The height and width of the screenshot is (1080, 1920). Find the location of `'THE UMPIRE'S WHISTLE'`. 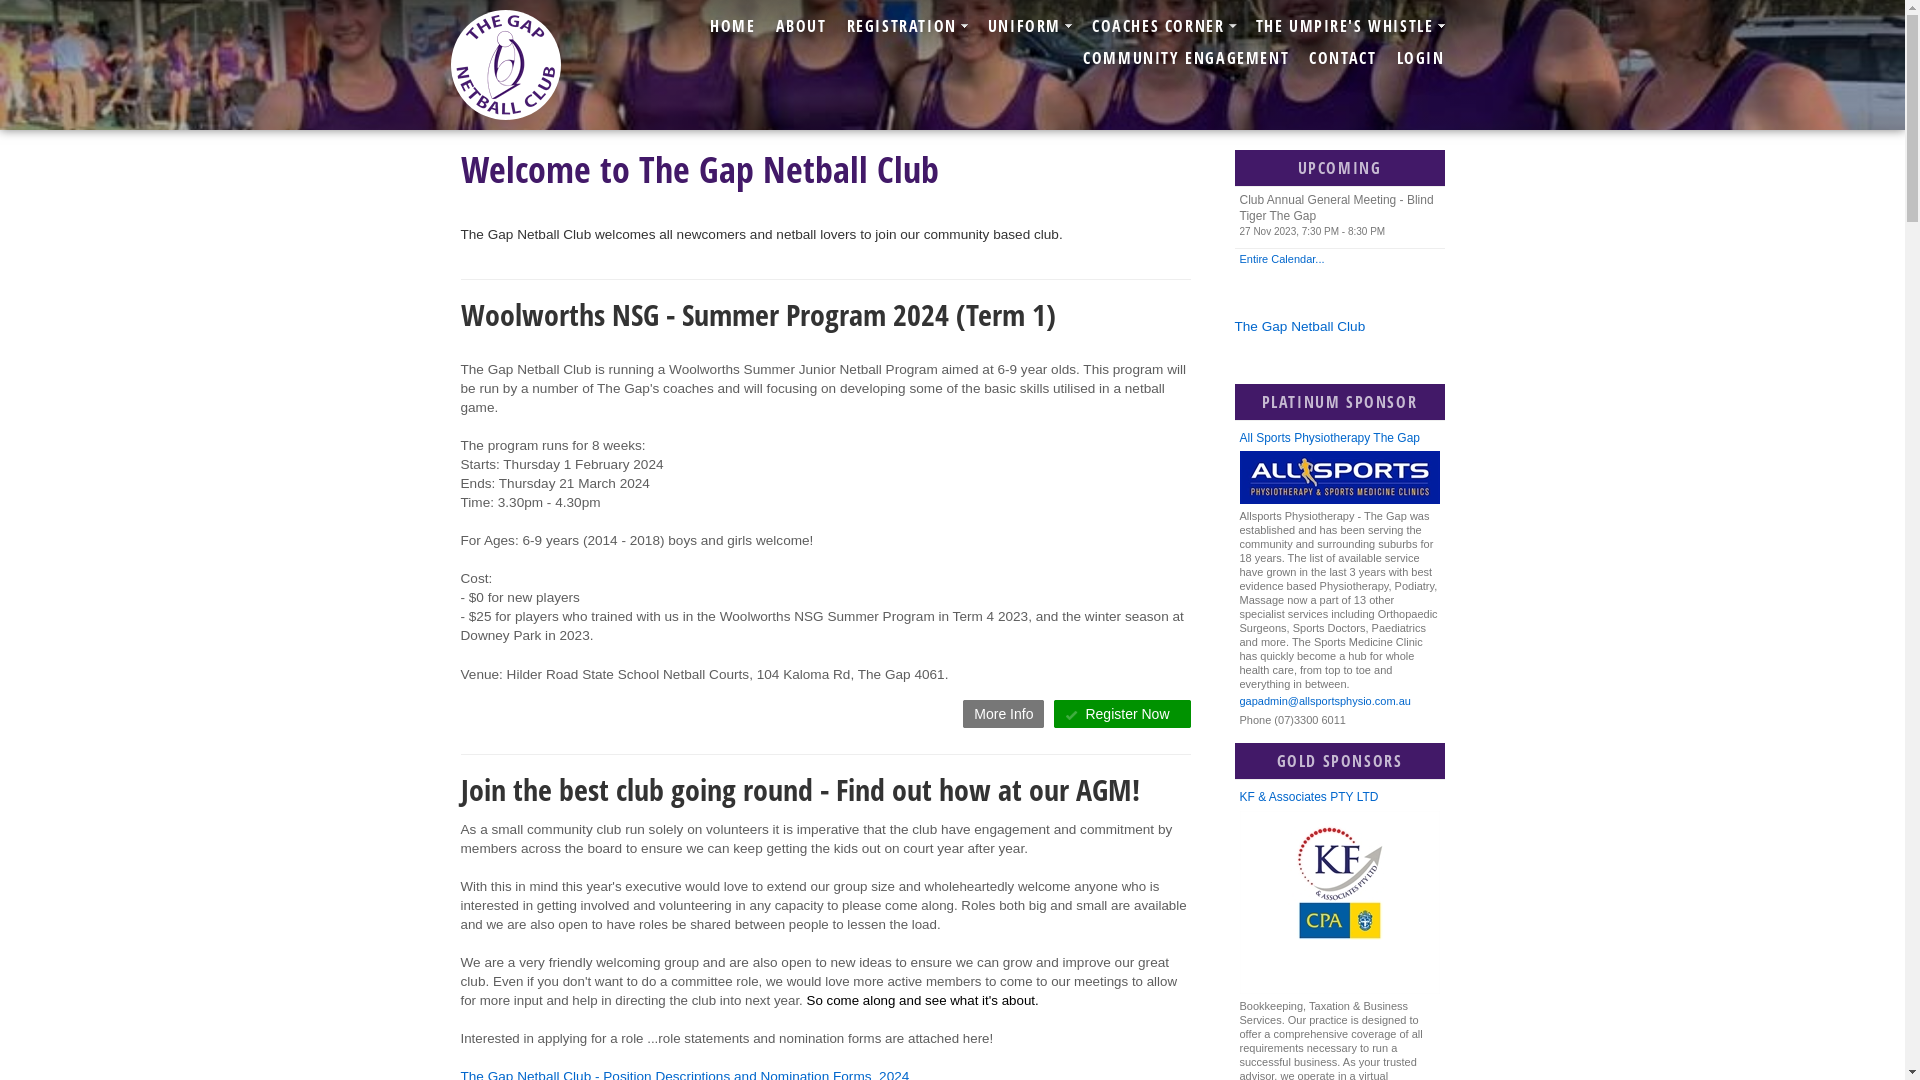

'THE UMPIRE'S WHISTLE' is located at coordinates (1350, 26).